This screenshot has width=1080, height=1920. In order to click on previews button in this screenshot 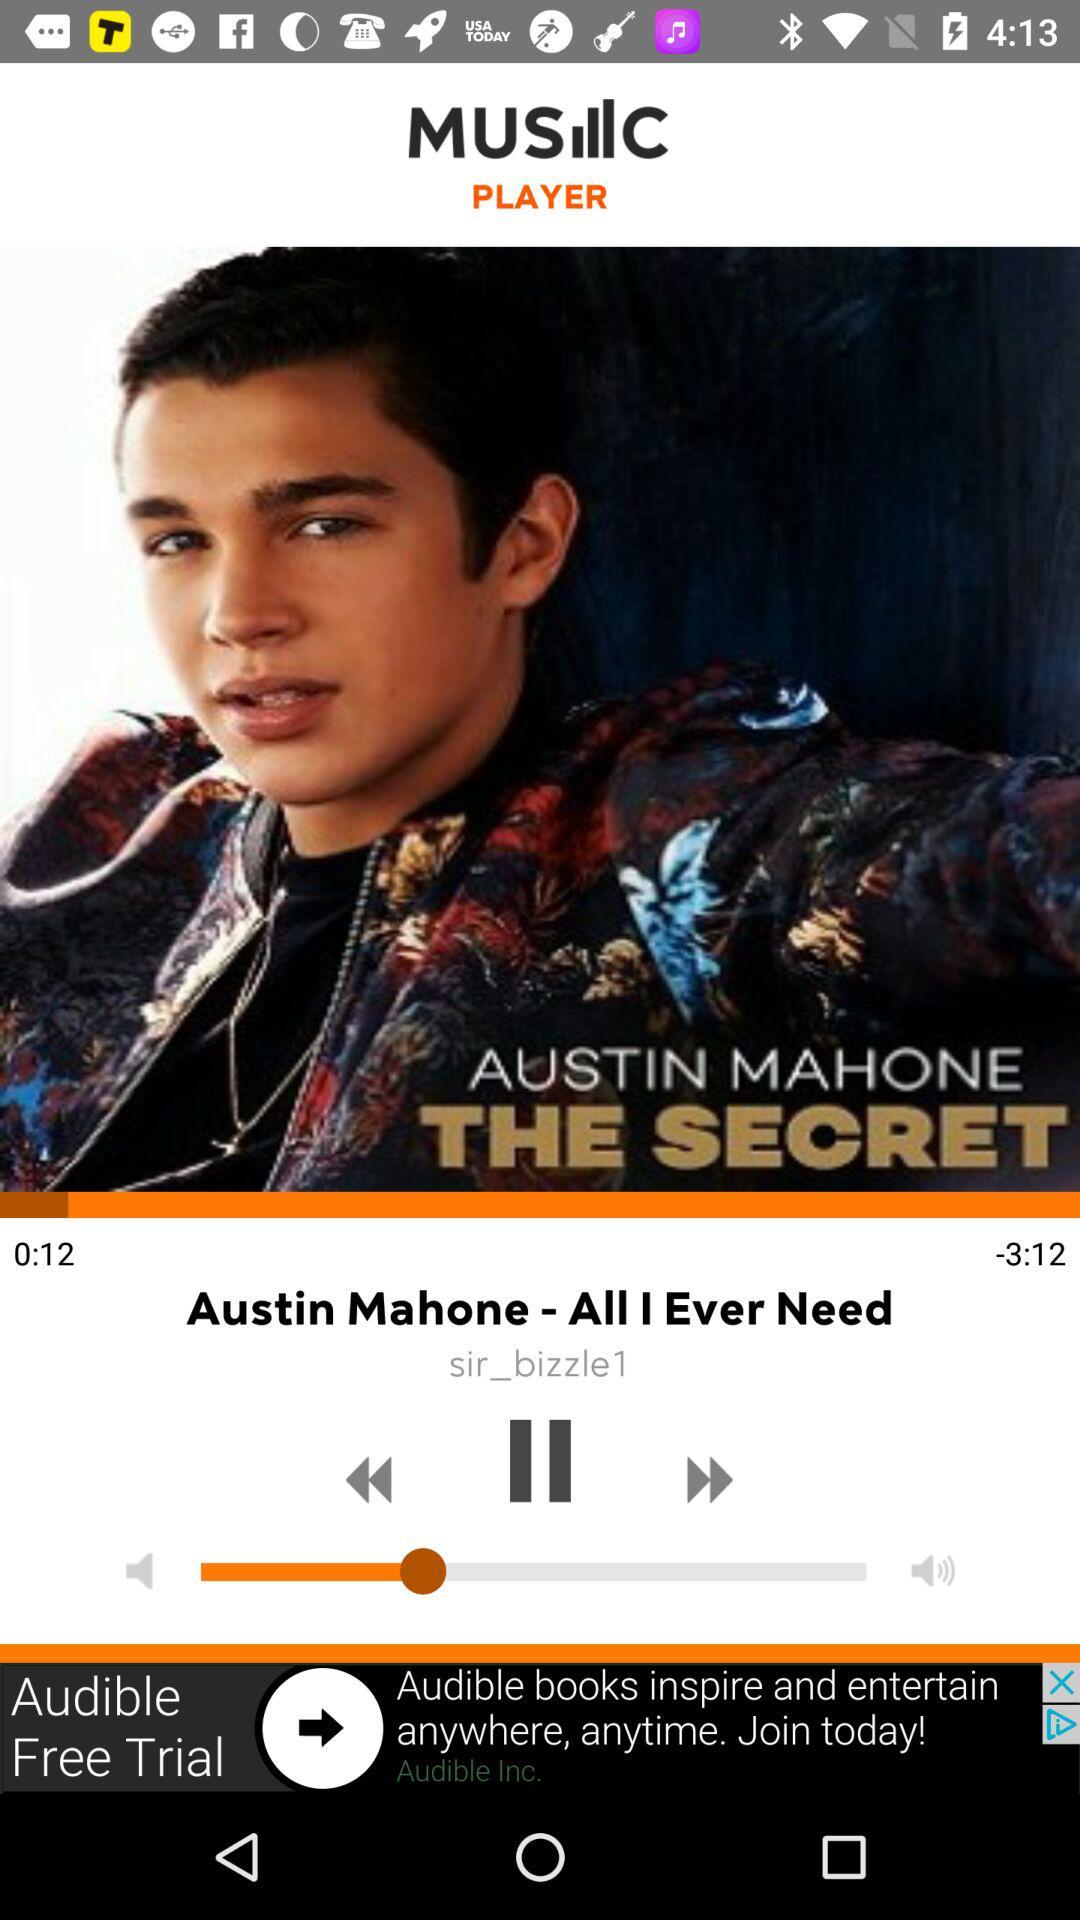, I will do `click(369, 1480)`.